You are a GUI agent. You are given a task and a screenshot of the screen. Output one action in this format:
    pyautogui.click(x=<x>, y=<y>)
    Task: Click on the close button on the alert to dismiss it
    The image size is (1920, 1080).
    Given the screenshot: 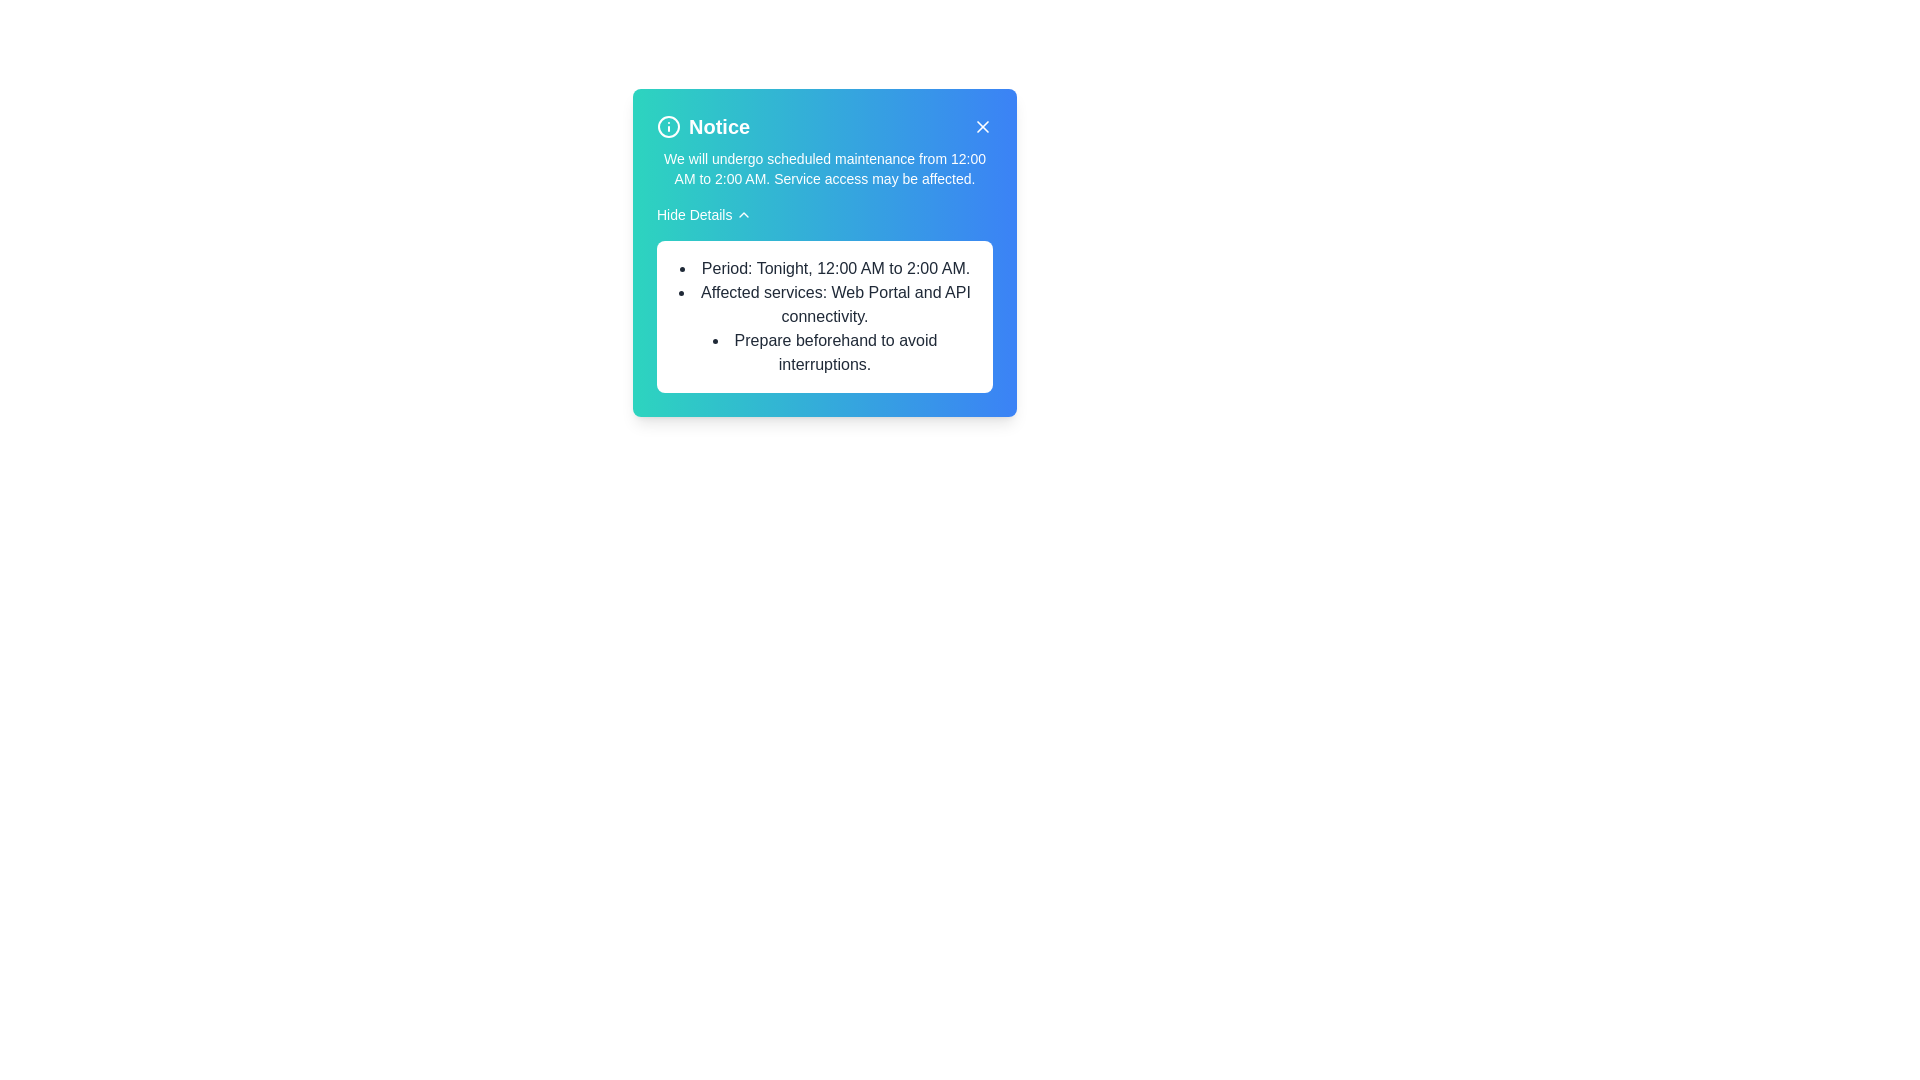 What is the action you would take?
    pyautogui.click(x=983, y=127)
    